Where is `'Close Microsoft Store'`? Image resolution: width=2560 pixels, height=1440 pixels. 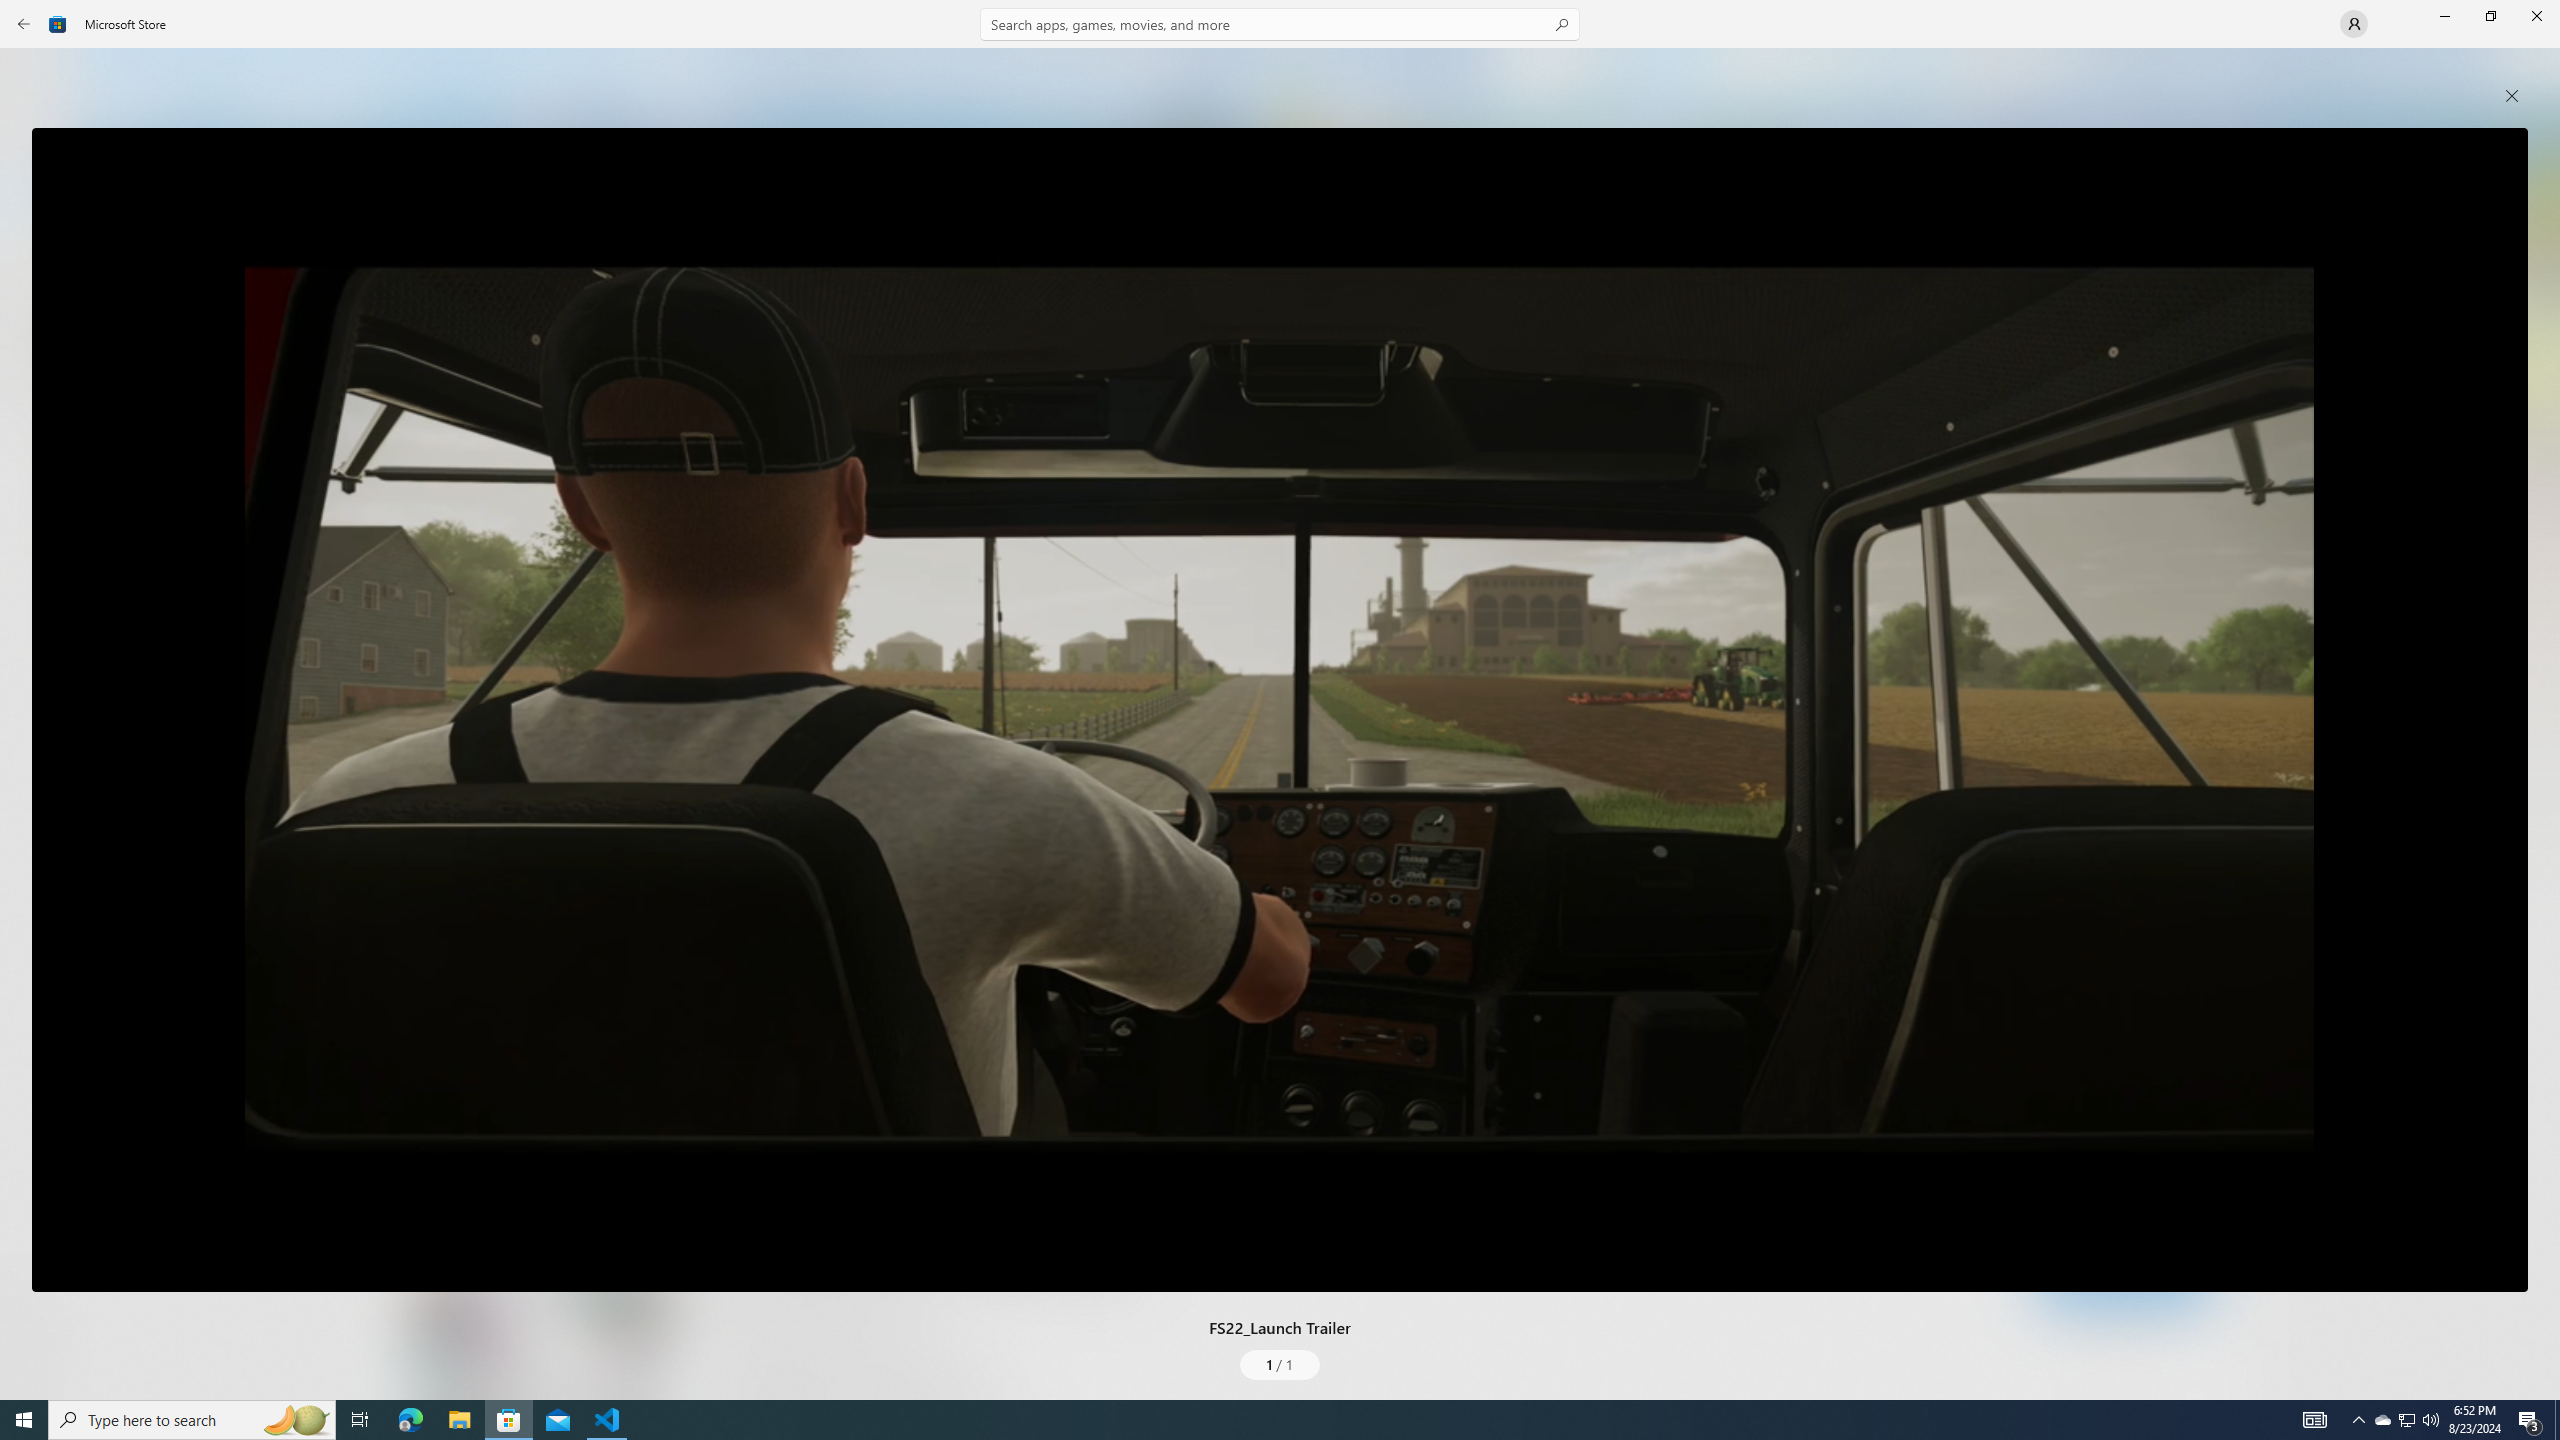 'Close Microsoft Store' is located at coordinates (2535, 15).